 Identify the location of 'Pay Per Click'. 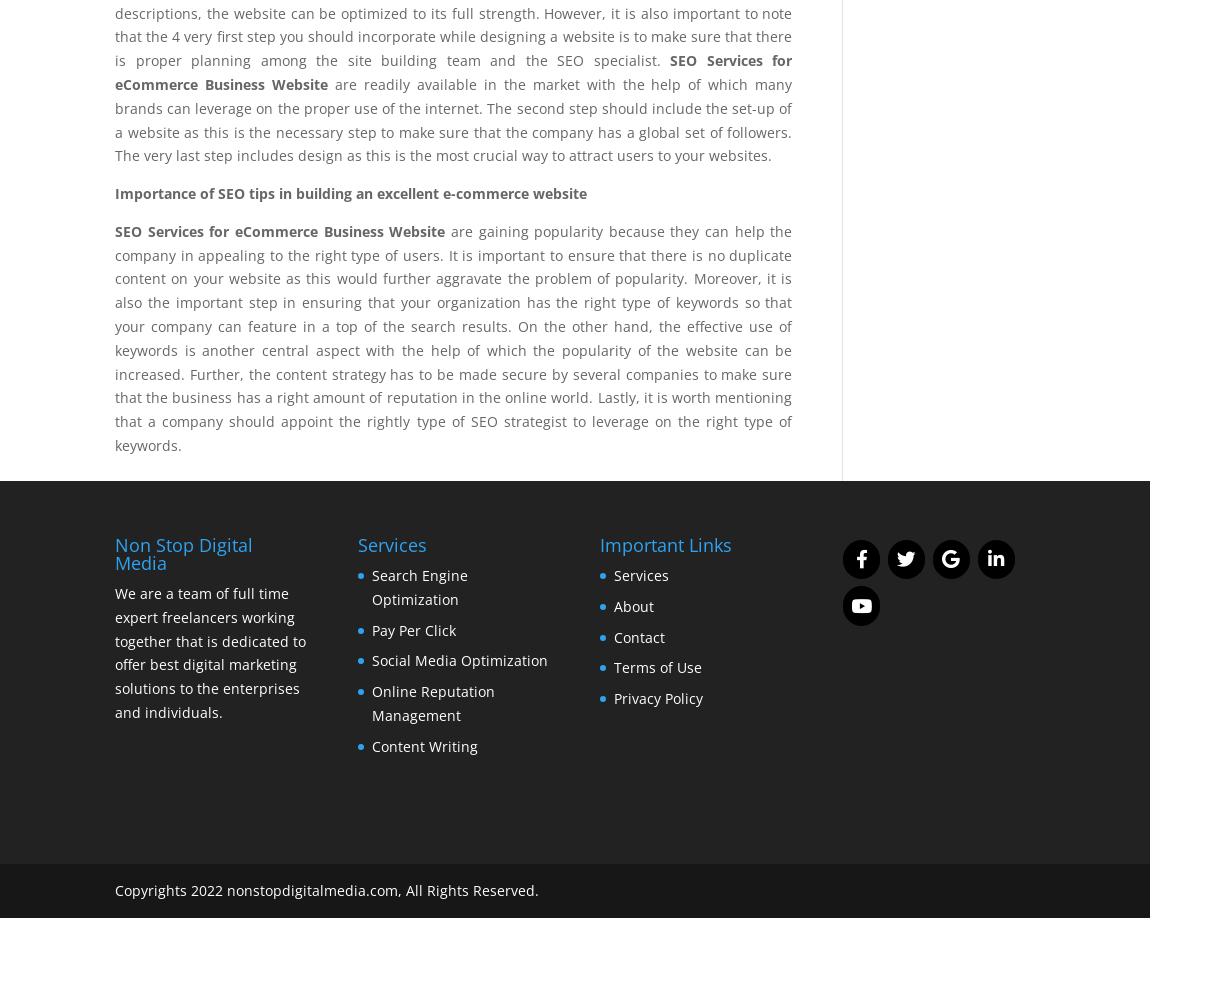
(412, 629).